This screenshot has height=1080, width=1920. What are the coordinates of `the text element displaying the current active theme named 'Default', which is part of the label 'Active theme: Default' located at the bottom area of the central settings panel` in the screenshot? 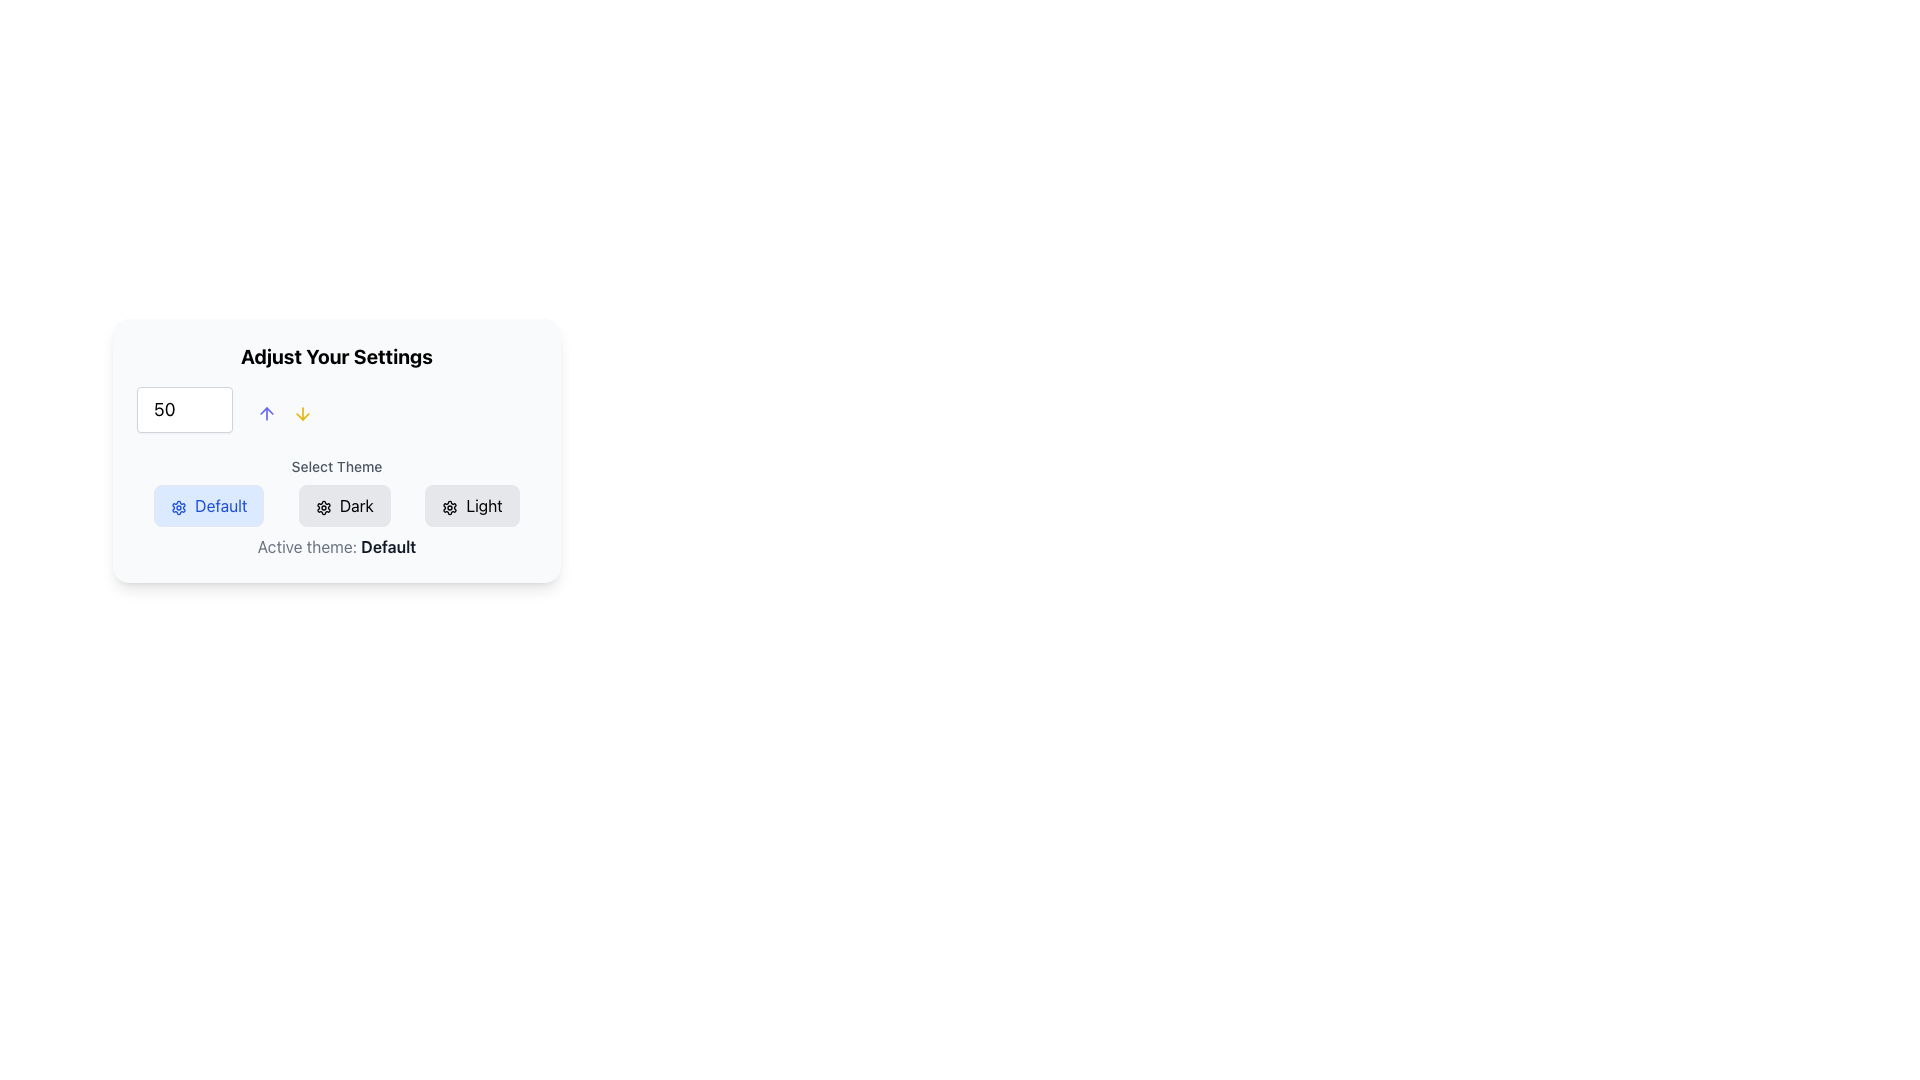 It's located at (388, 547).